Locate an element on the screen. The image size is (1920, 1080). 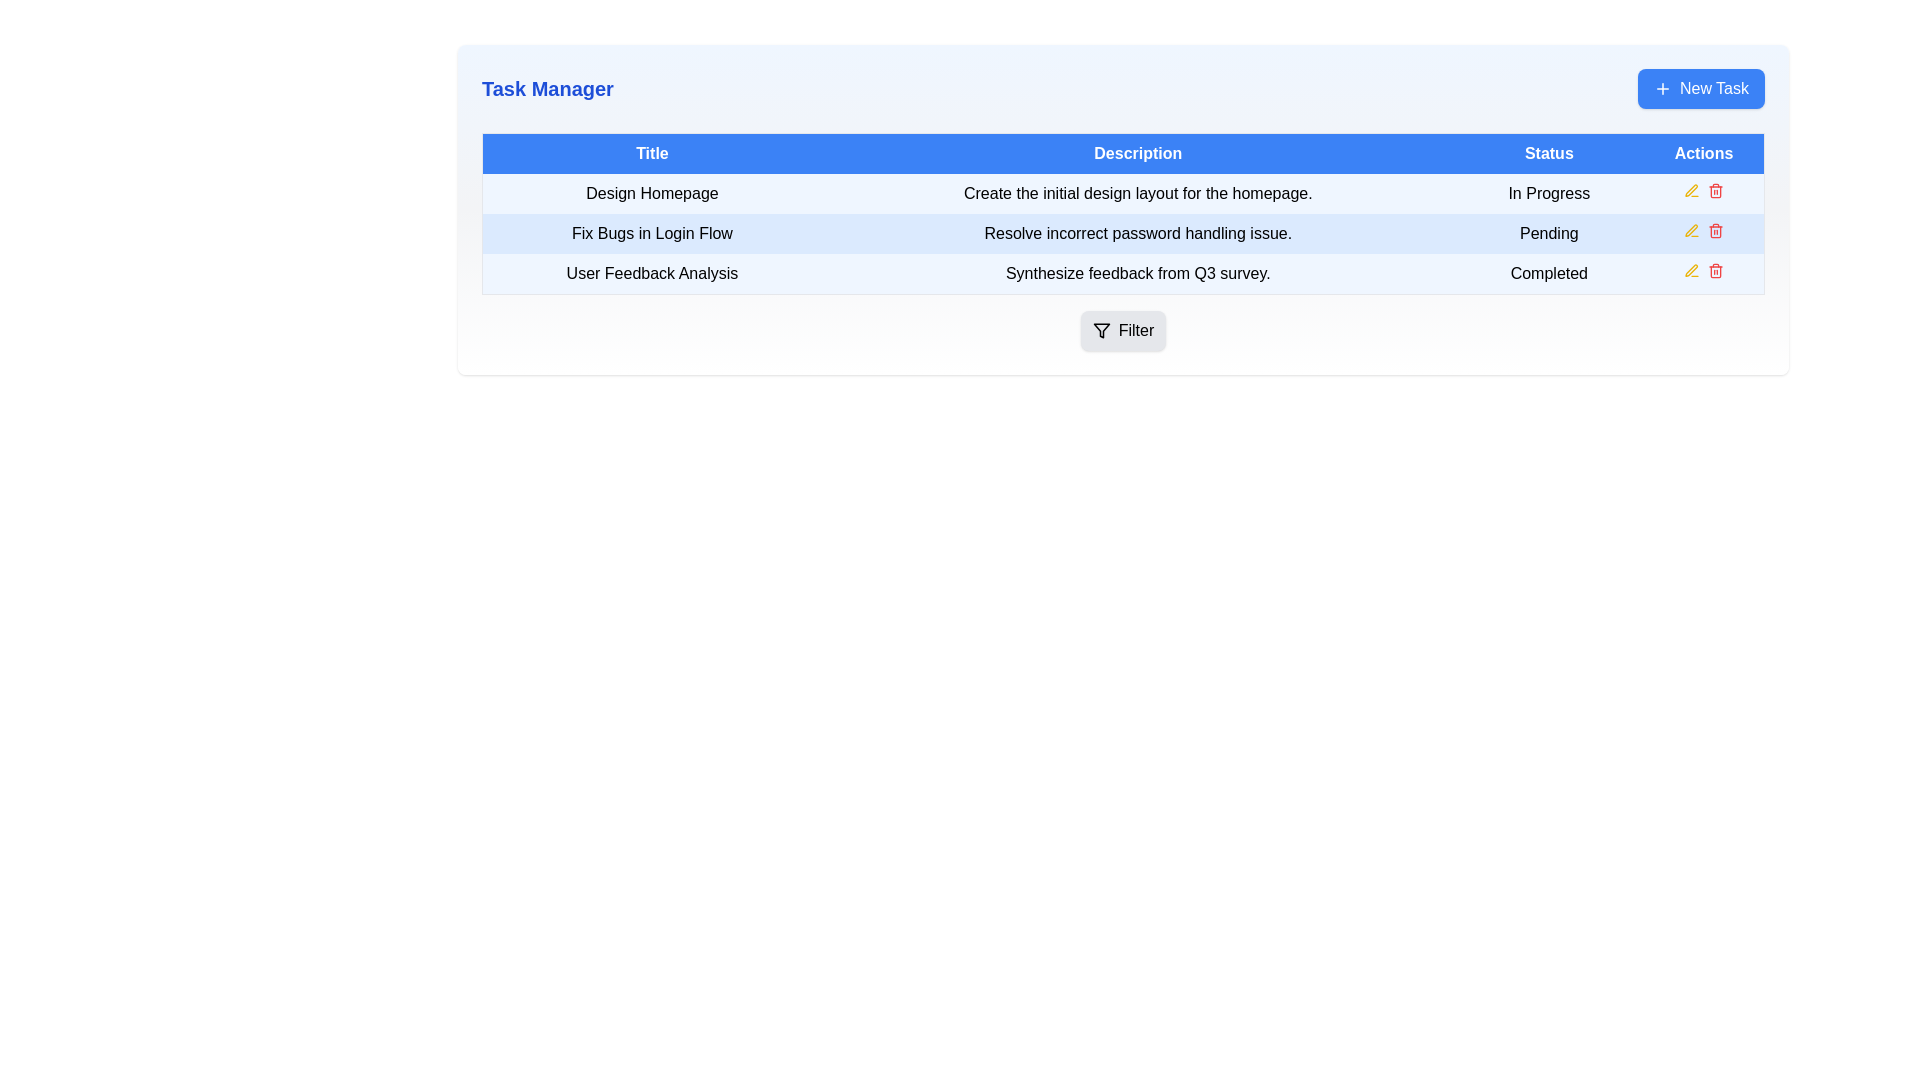
the yellow pen icon in the 'Actions' column associated with the 'Design Homepage' row is located at coordinates (1690, 230).